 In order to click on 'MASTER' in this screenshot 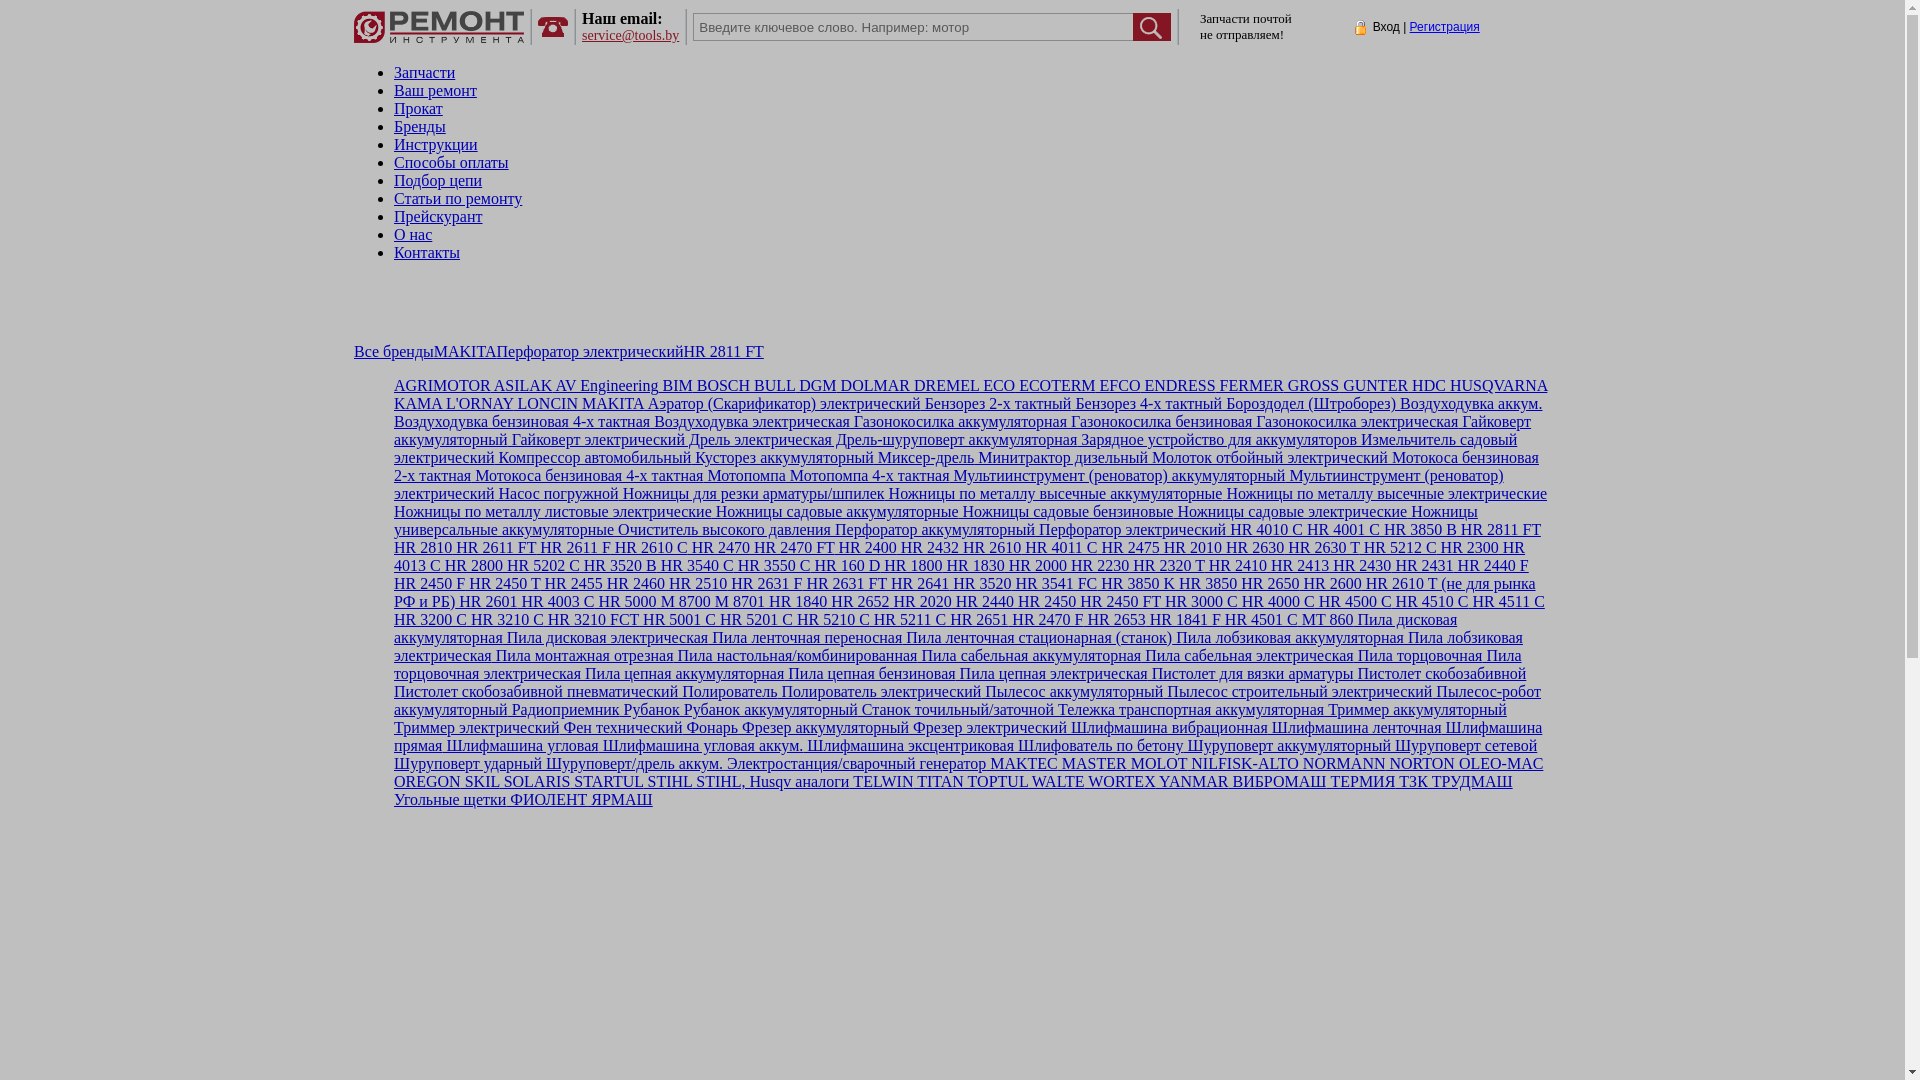, I will do `click(1056, 763)`.